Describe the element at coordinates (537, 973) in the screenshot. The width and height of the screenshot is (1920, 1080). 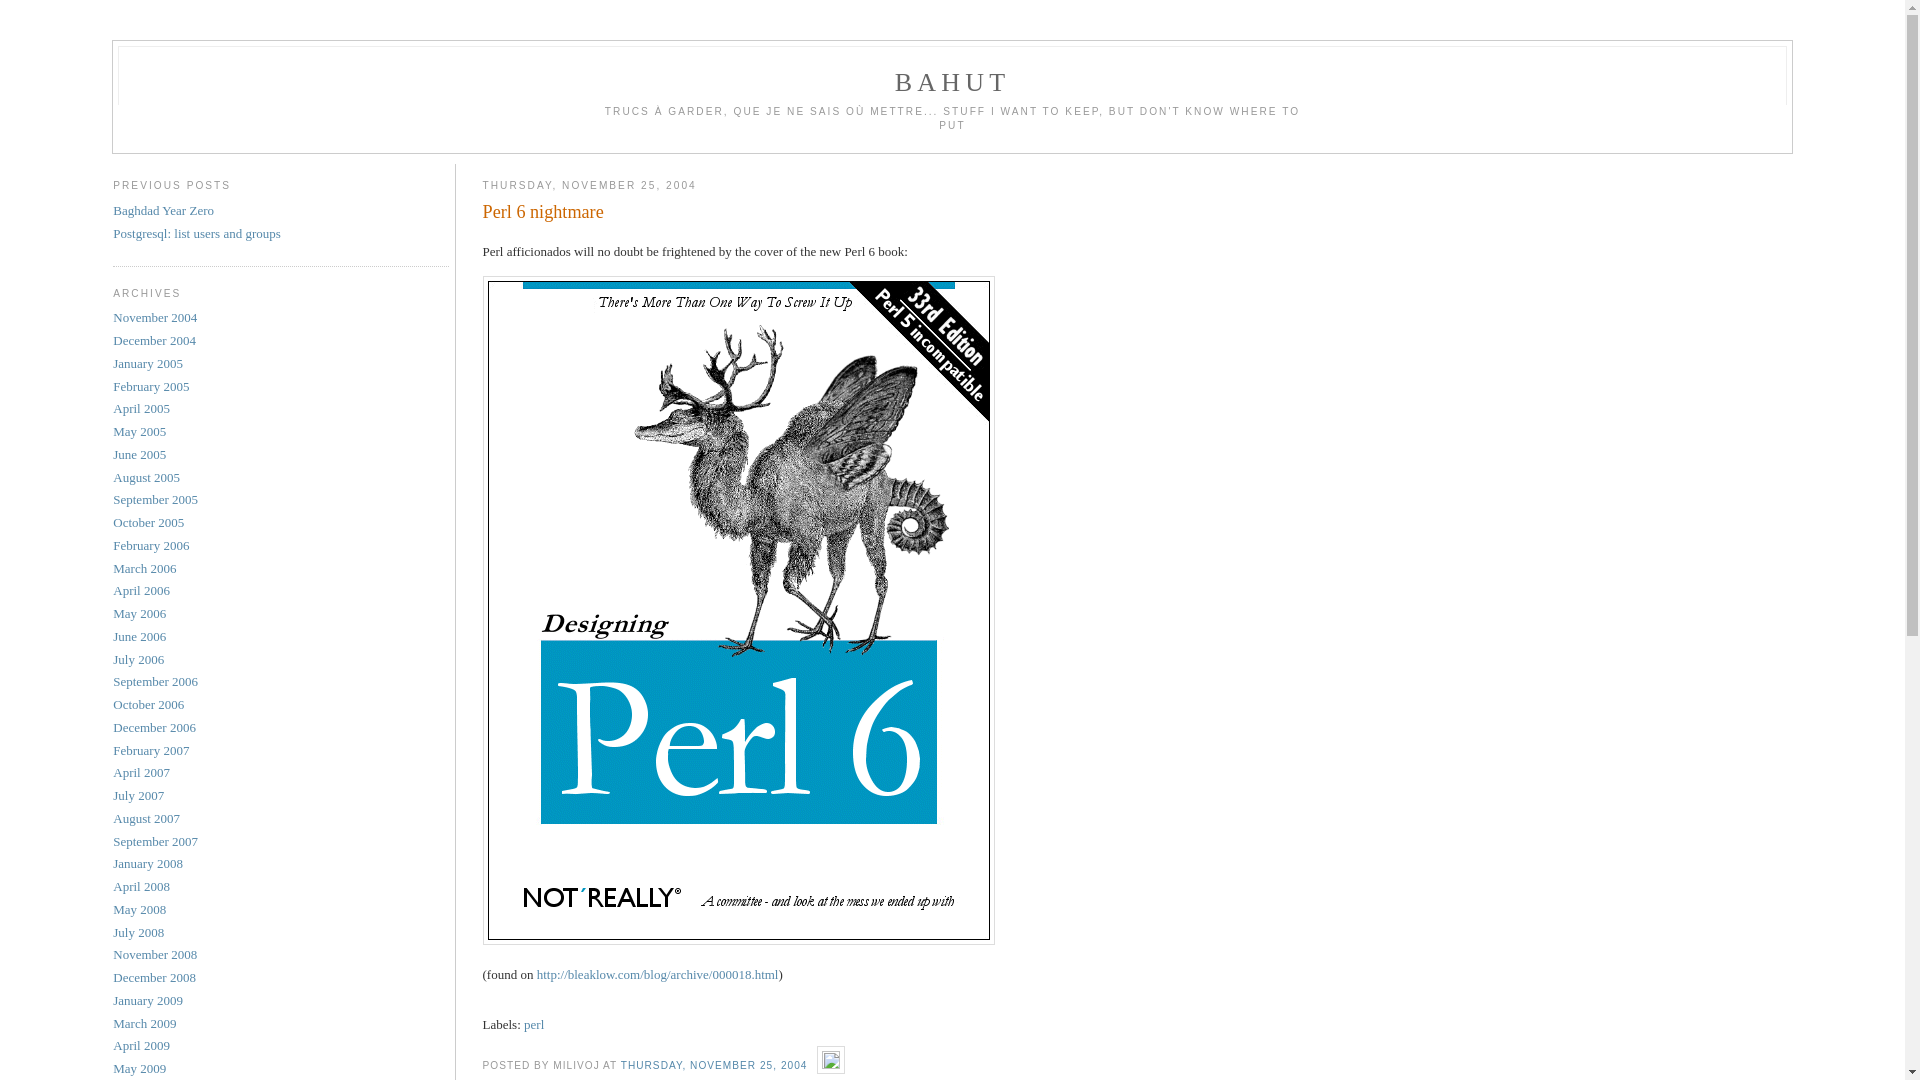
I see `'http://bleaklow.com/blog/archive/000018.html'` at that location.